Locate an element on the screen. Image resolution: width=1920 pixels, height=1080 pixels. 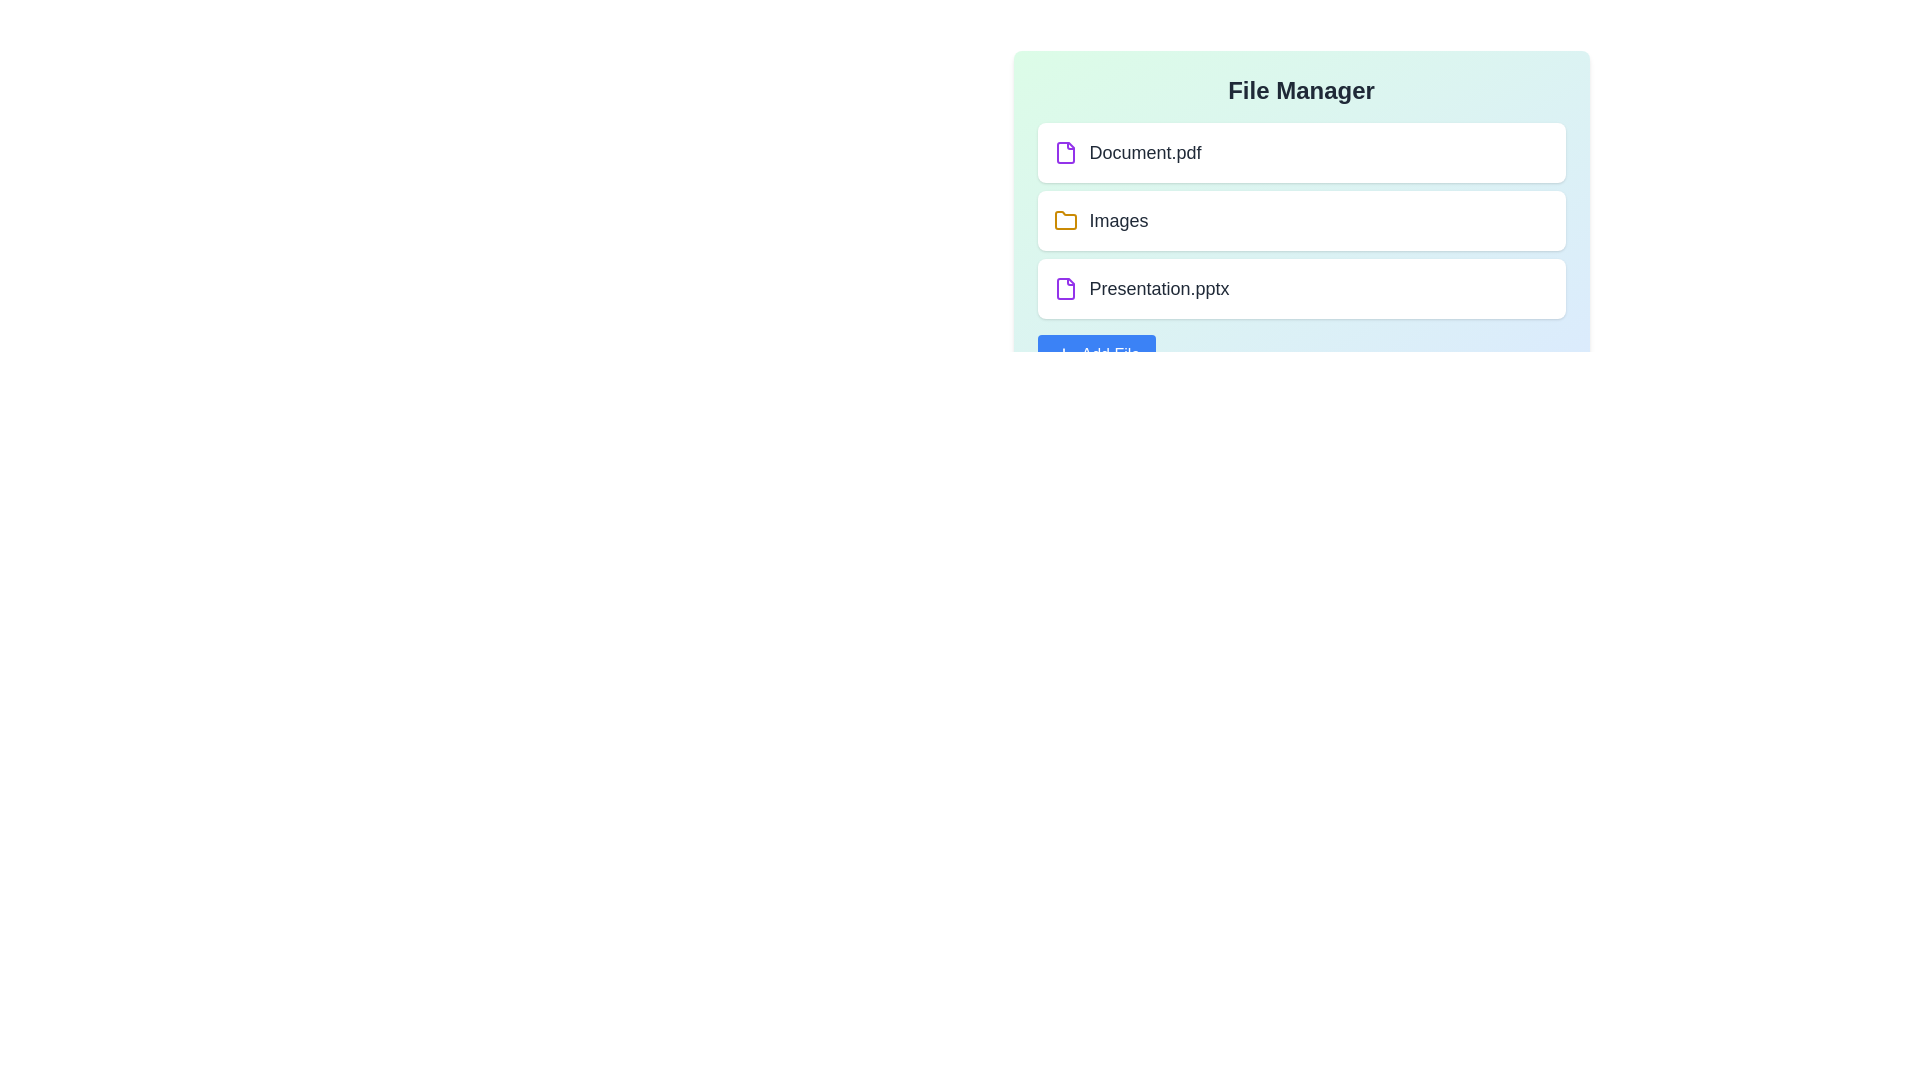
the file or folder named Images to edit or view details is located at coordinates (1301, 220).